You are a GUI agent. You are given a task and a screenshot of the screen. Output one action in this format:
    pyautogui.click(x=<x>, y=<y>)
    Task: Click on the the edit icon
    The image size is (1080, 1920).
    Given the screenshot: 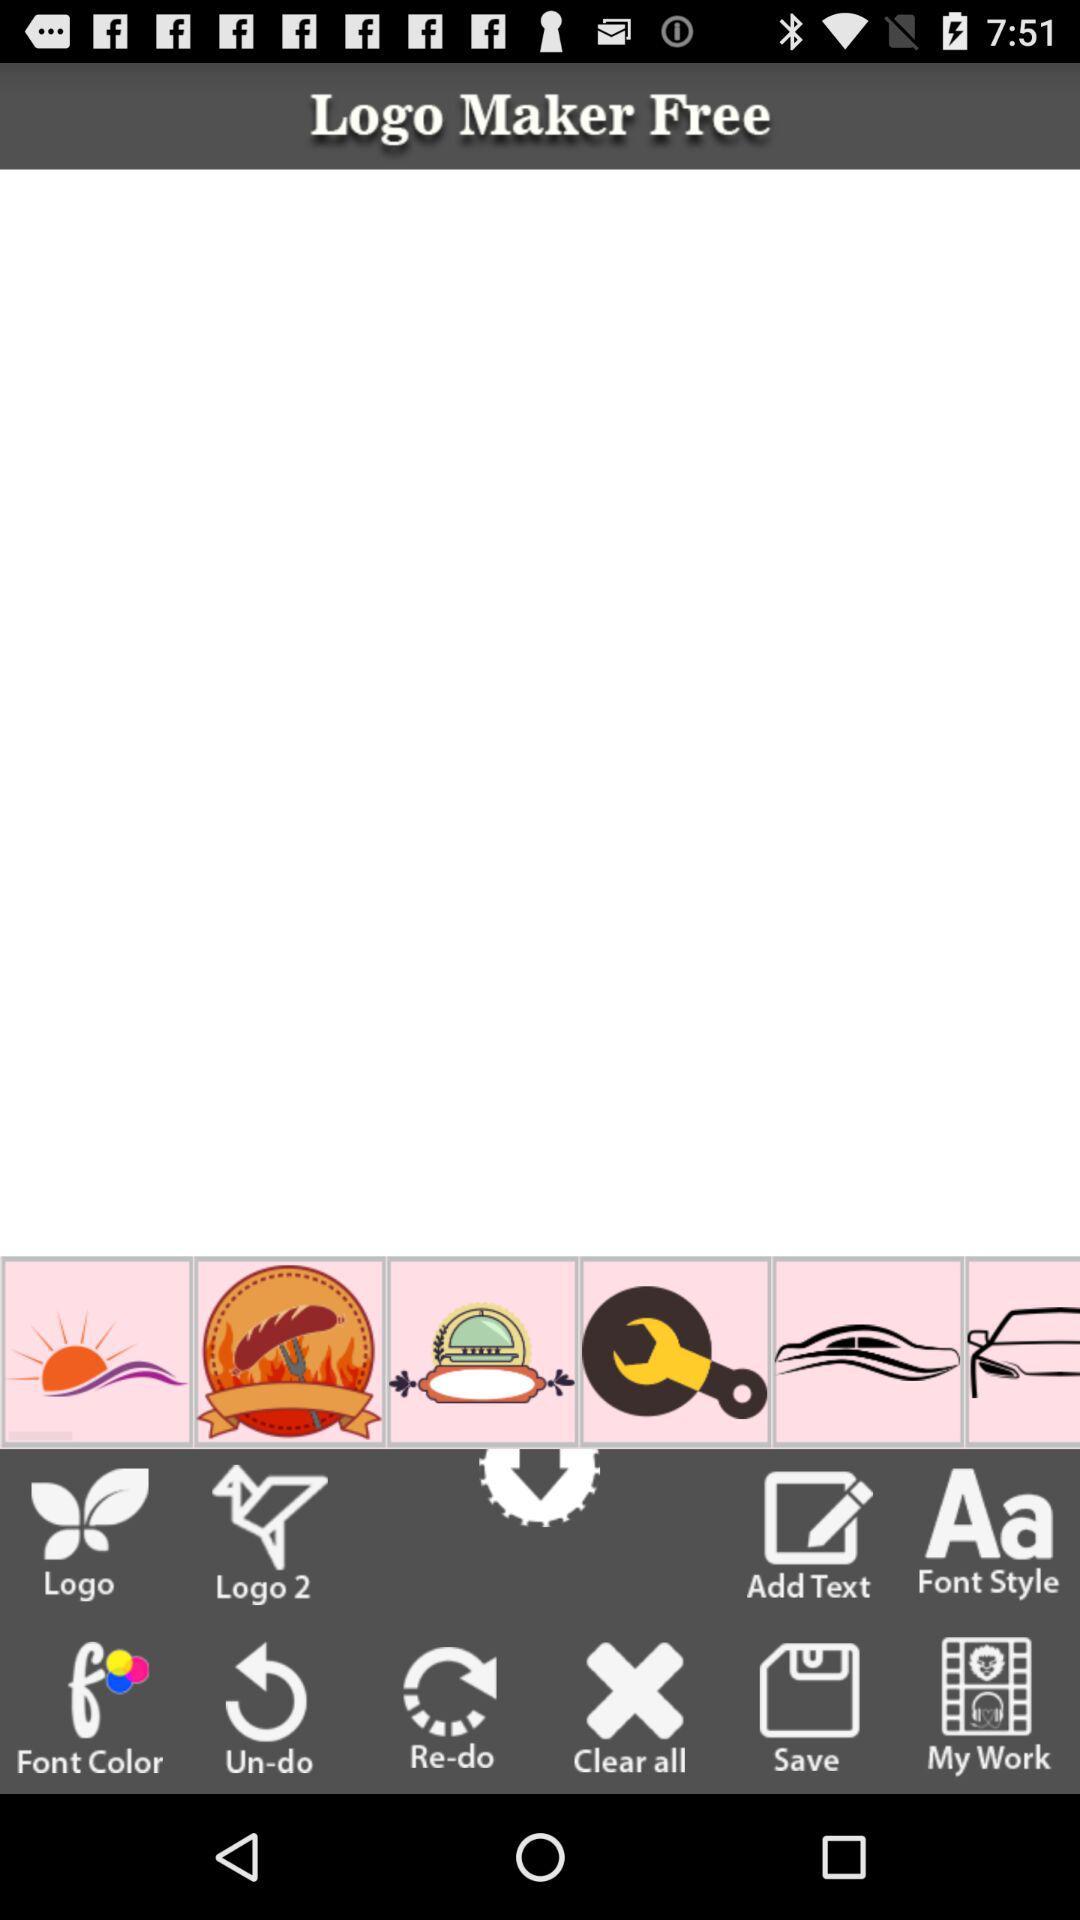 What is the action you would take?
    pyautogui.click(x=810, y=1642)
    